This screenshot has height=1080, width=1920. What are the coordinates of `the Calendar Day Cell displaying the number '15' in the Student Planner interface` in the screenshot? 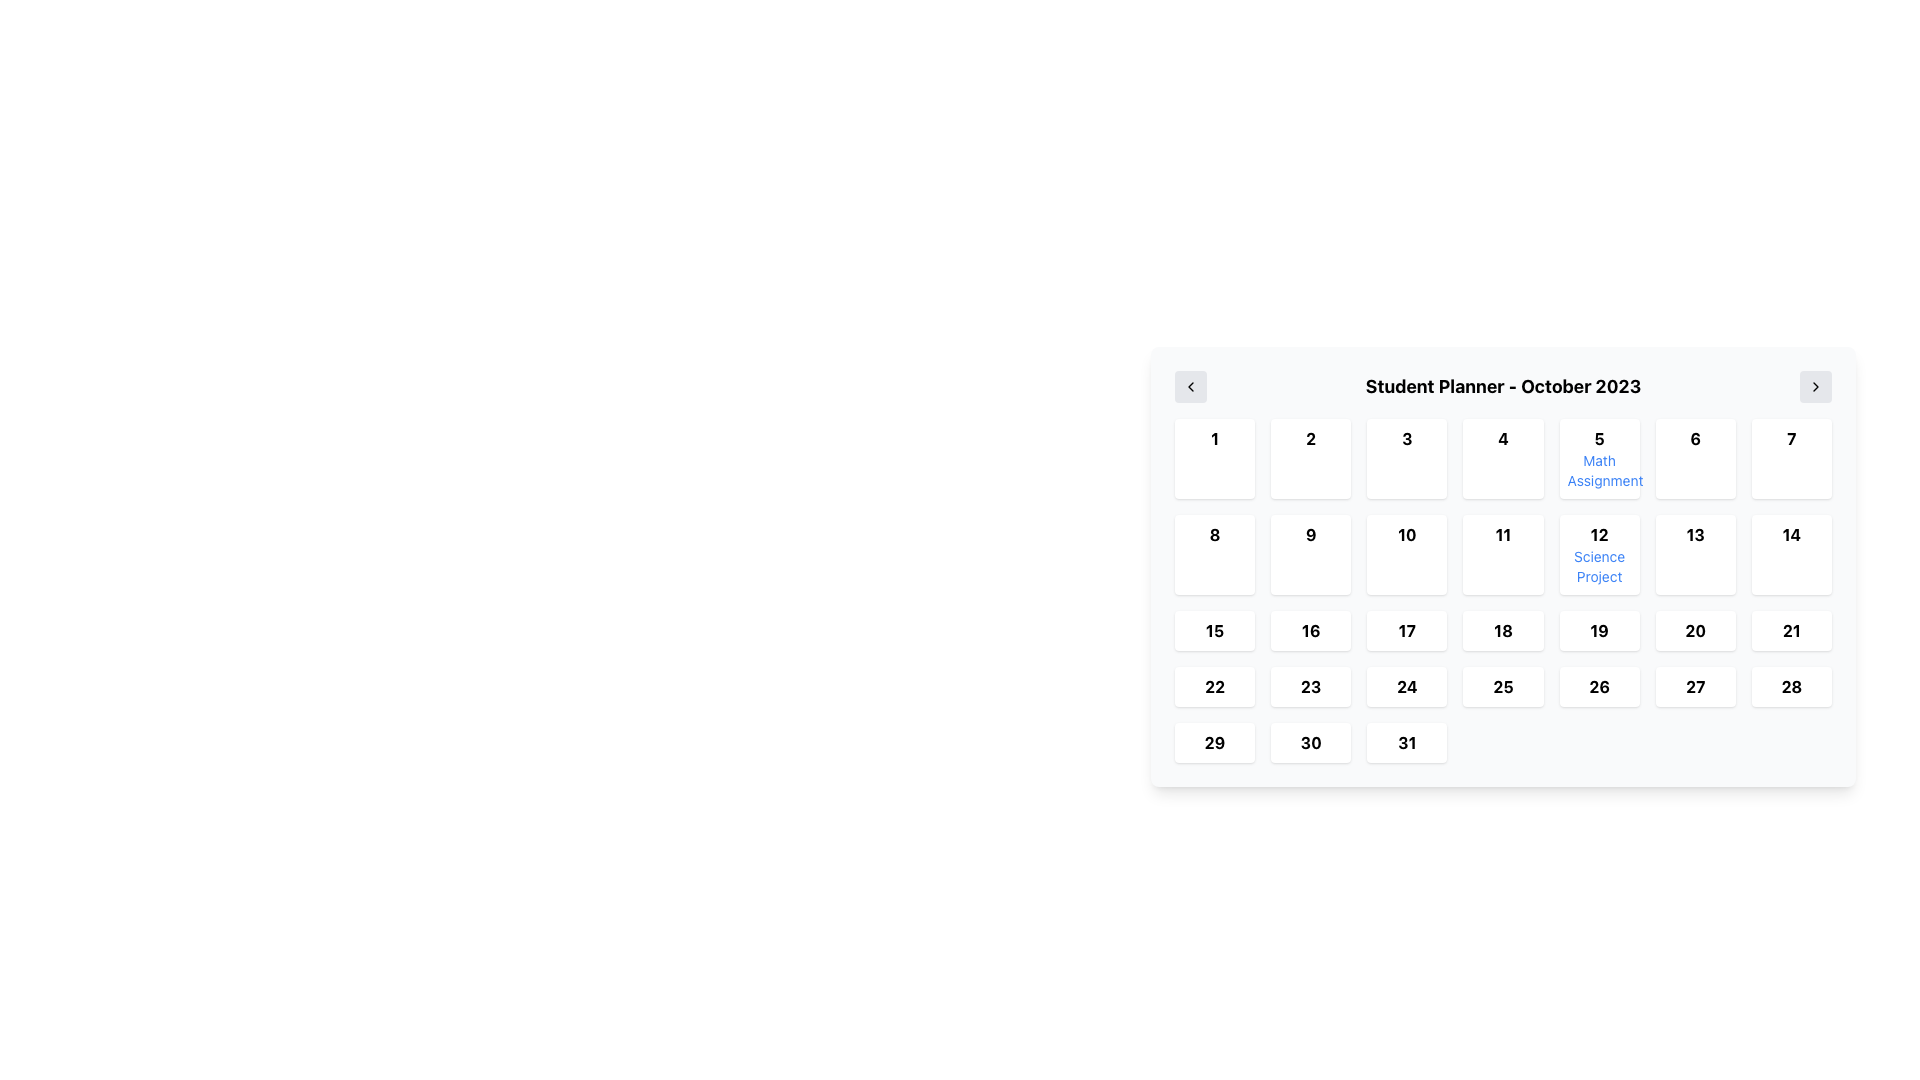 It's located at (1213, 631).